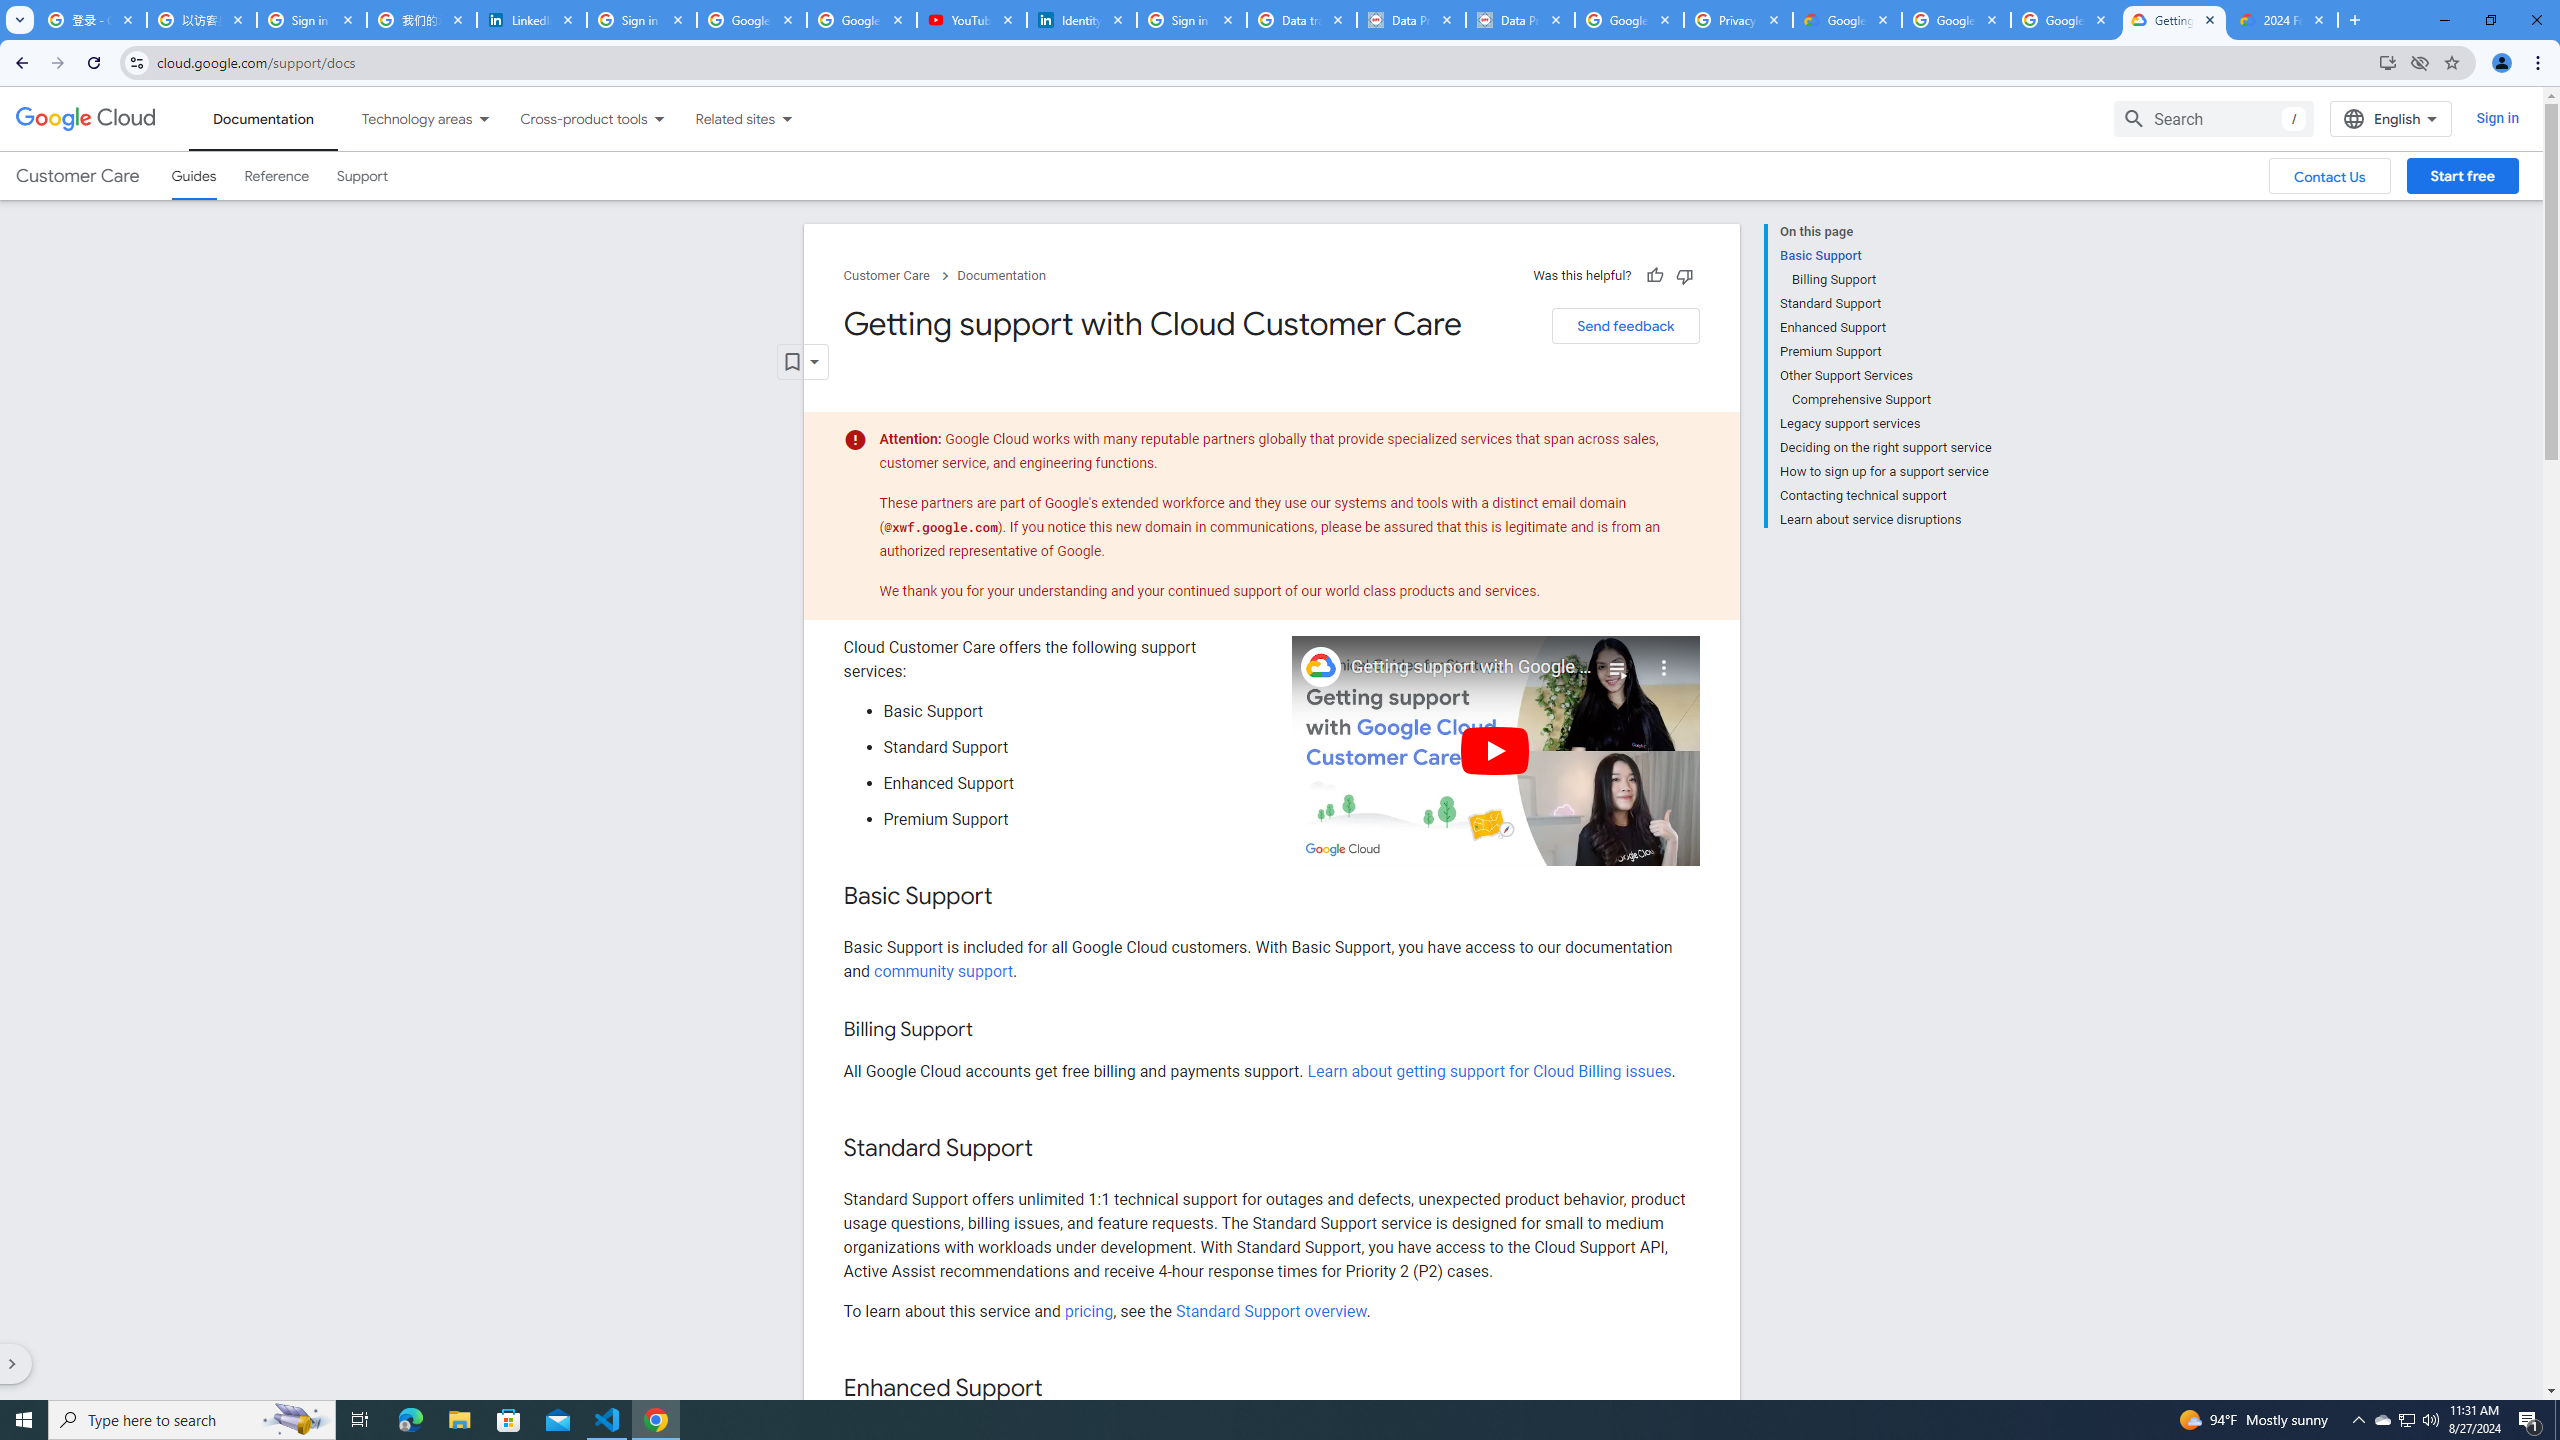 This screenshot has height=1440, width=2560. Describe the element at coordinates (2390, 118) in the screenshot. I see `'English'` at that location.